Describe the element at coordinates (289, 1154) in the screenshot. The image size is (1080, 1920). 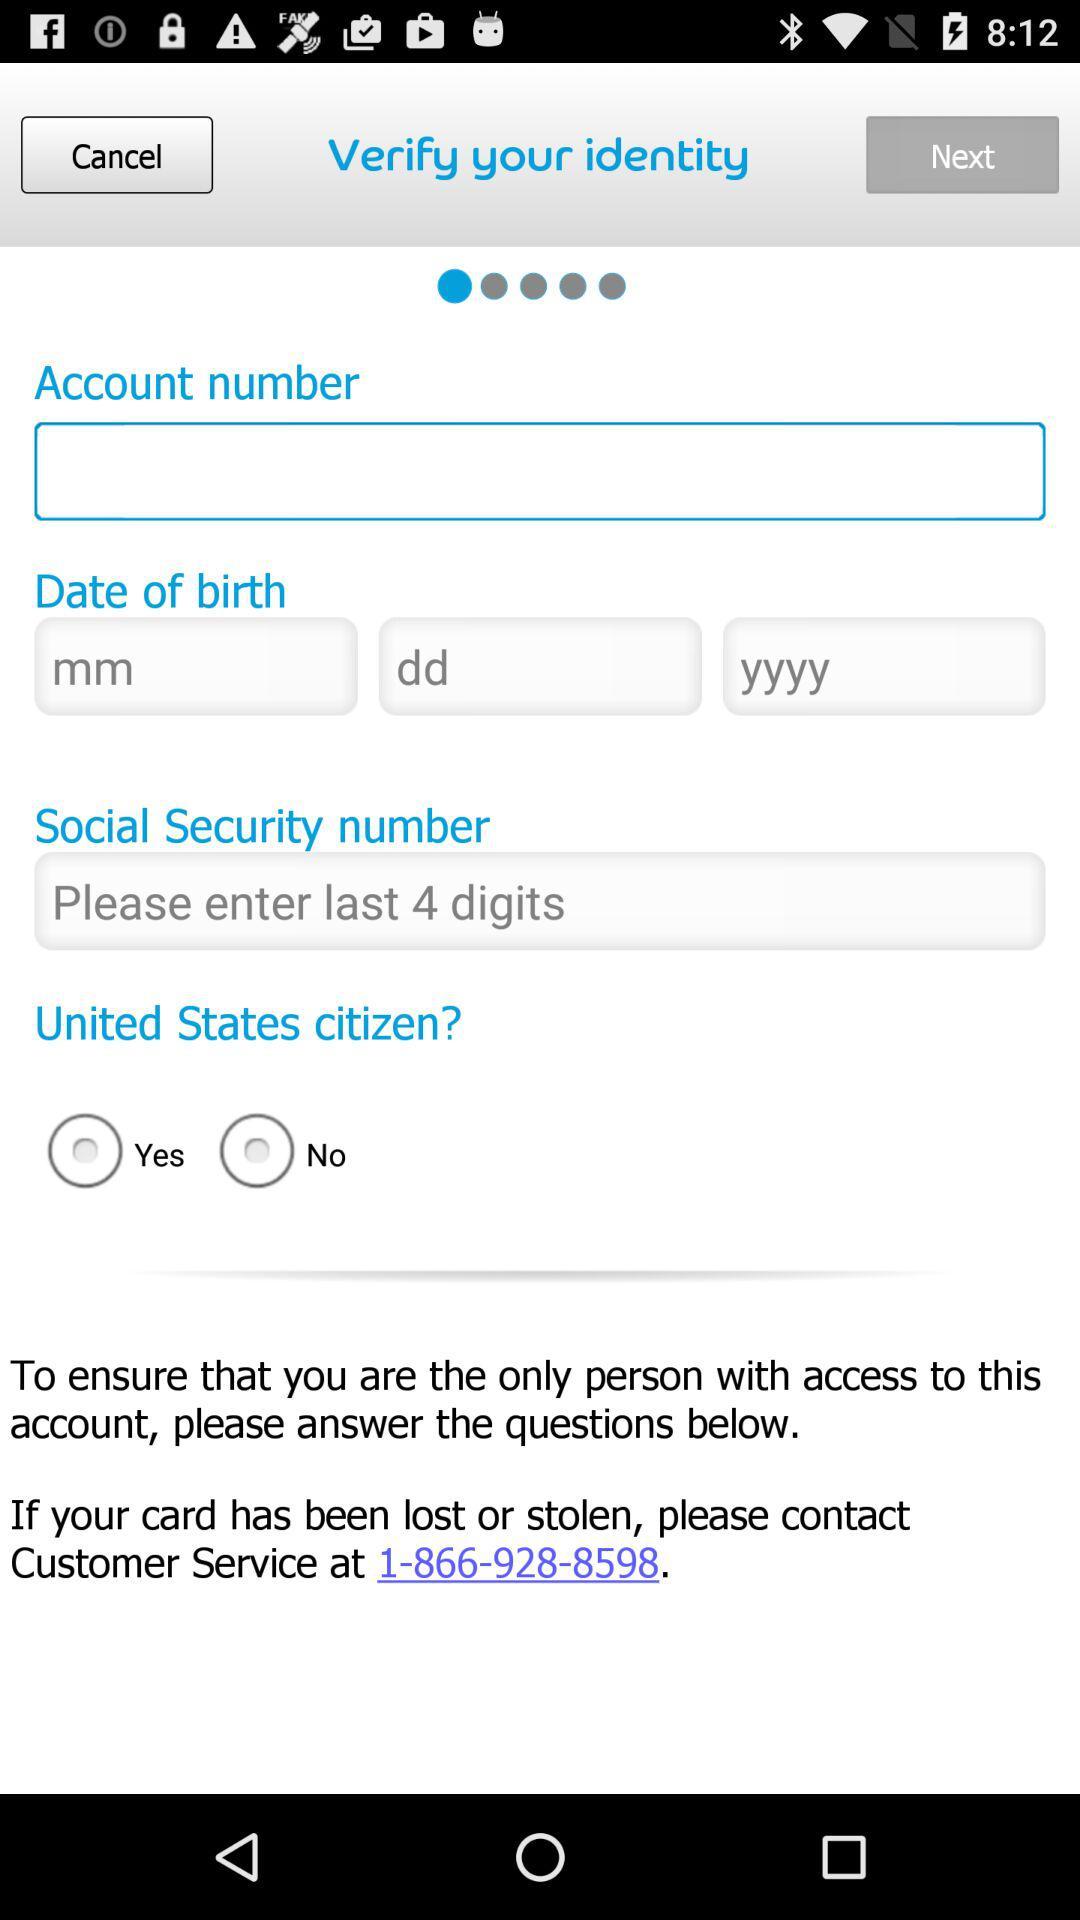
I see `radio button next to yes` at that location.